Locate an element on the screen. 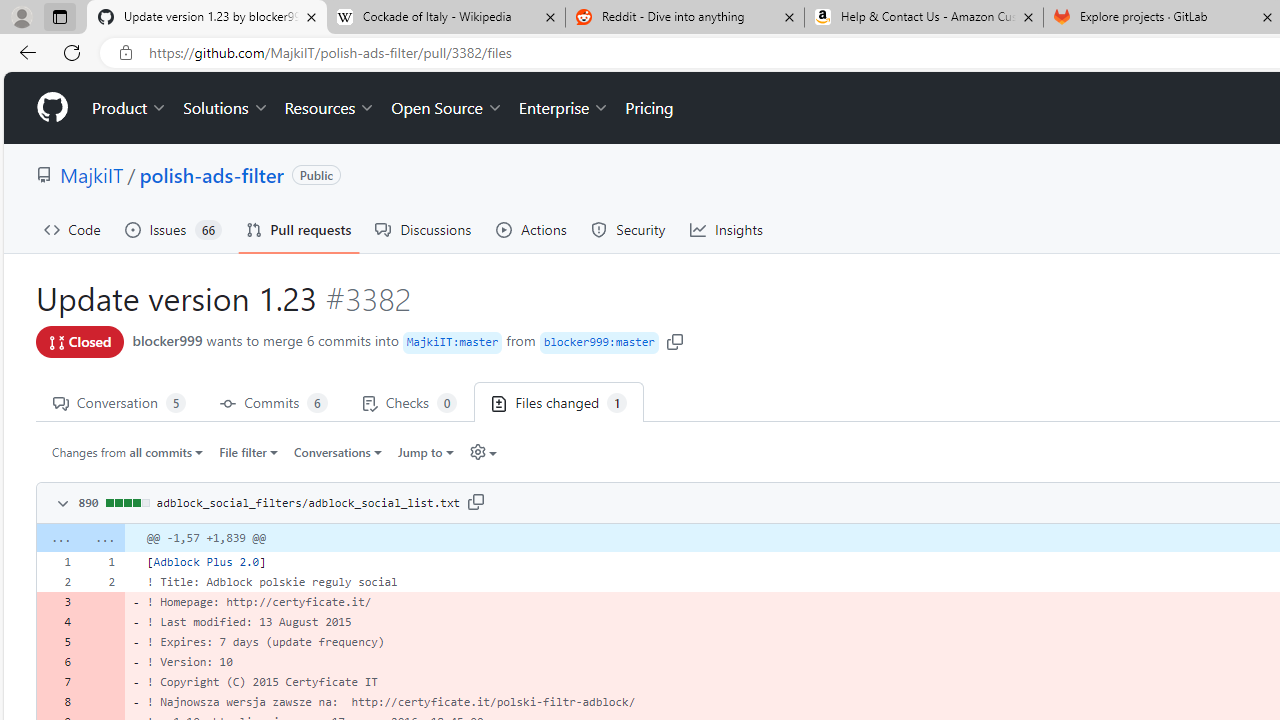 This screenshot has width=1280, height=720. '3' is located at coordinates (58, 600).